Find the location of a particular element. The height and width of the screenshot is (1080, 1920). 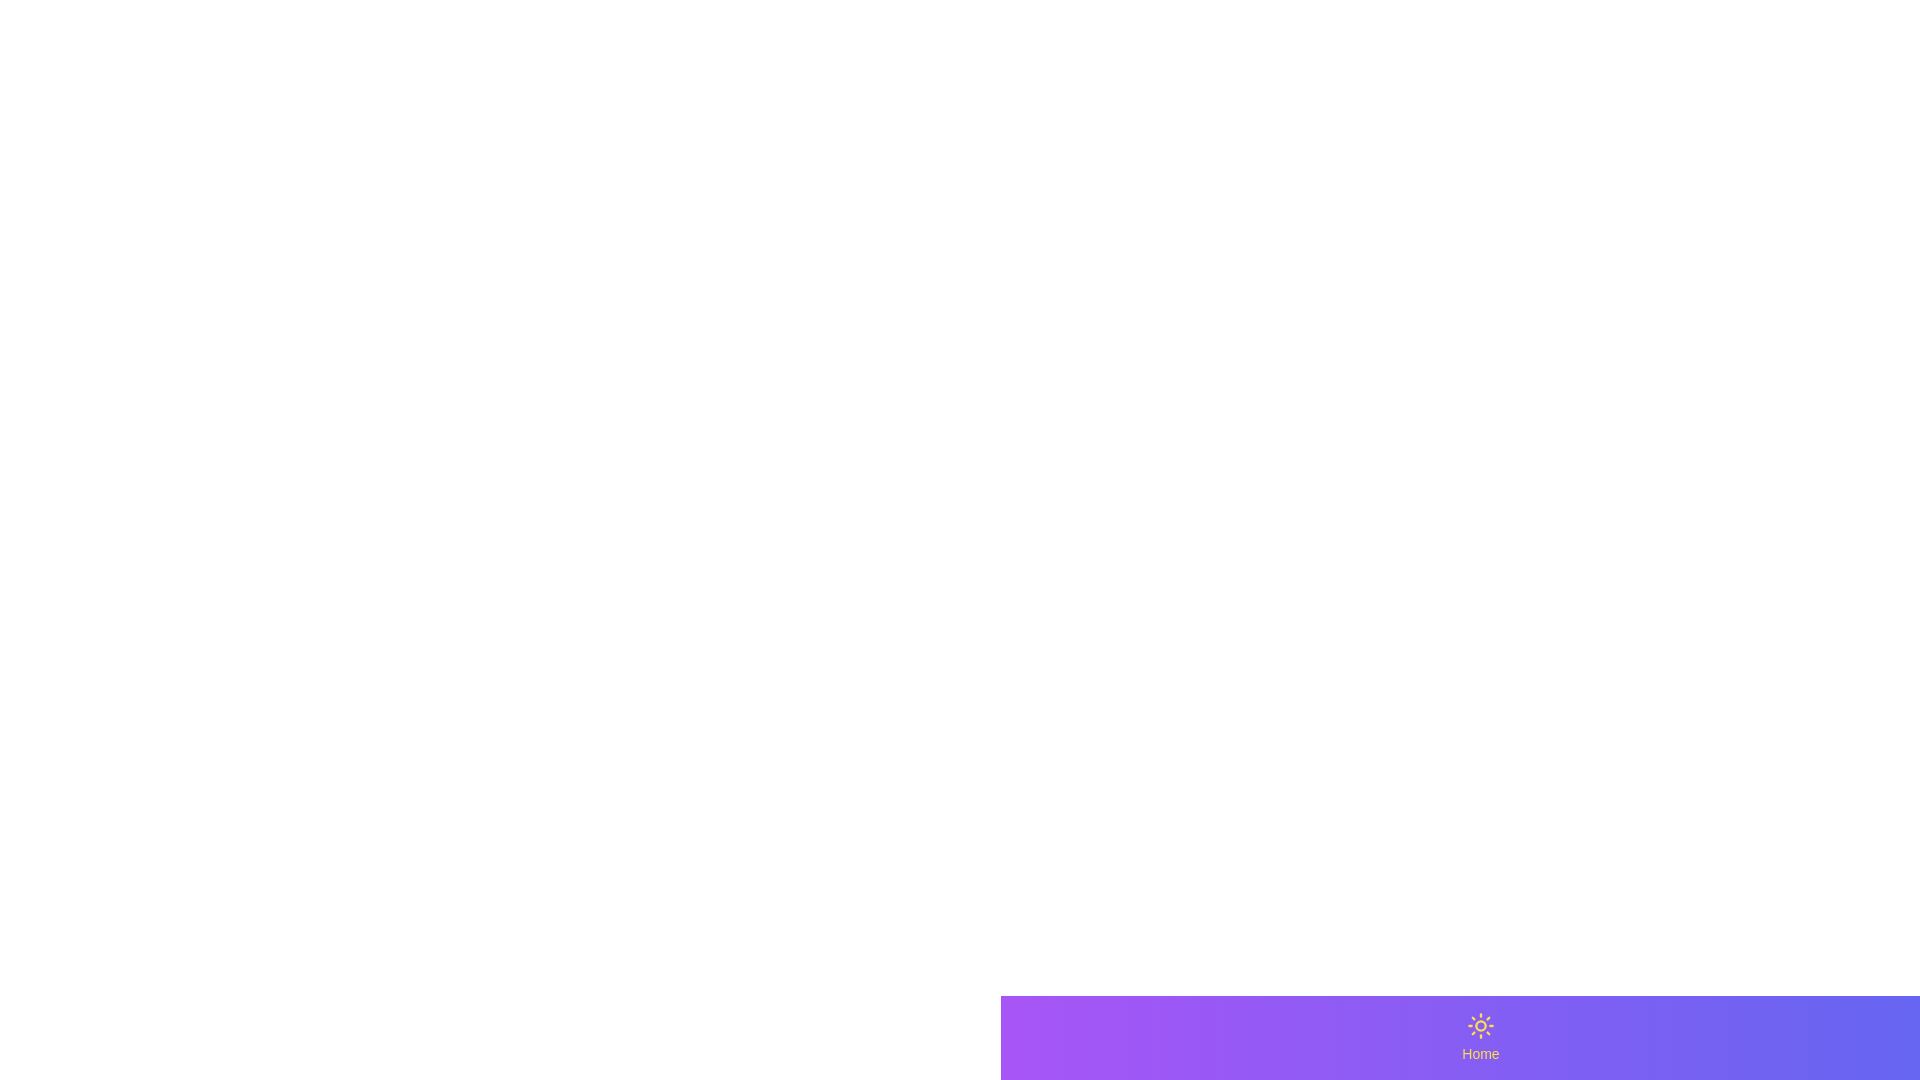

the tab labeled Home to observe its visual change is located at coordinates (1481, 1036).